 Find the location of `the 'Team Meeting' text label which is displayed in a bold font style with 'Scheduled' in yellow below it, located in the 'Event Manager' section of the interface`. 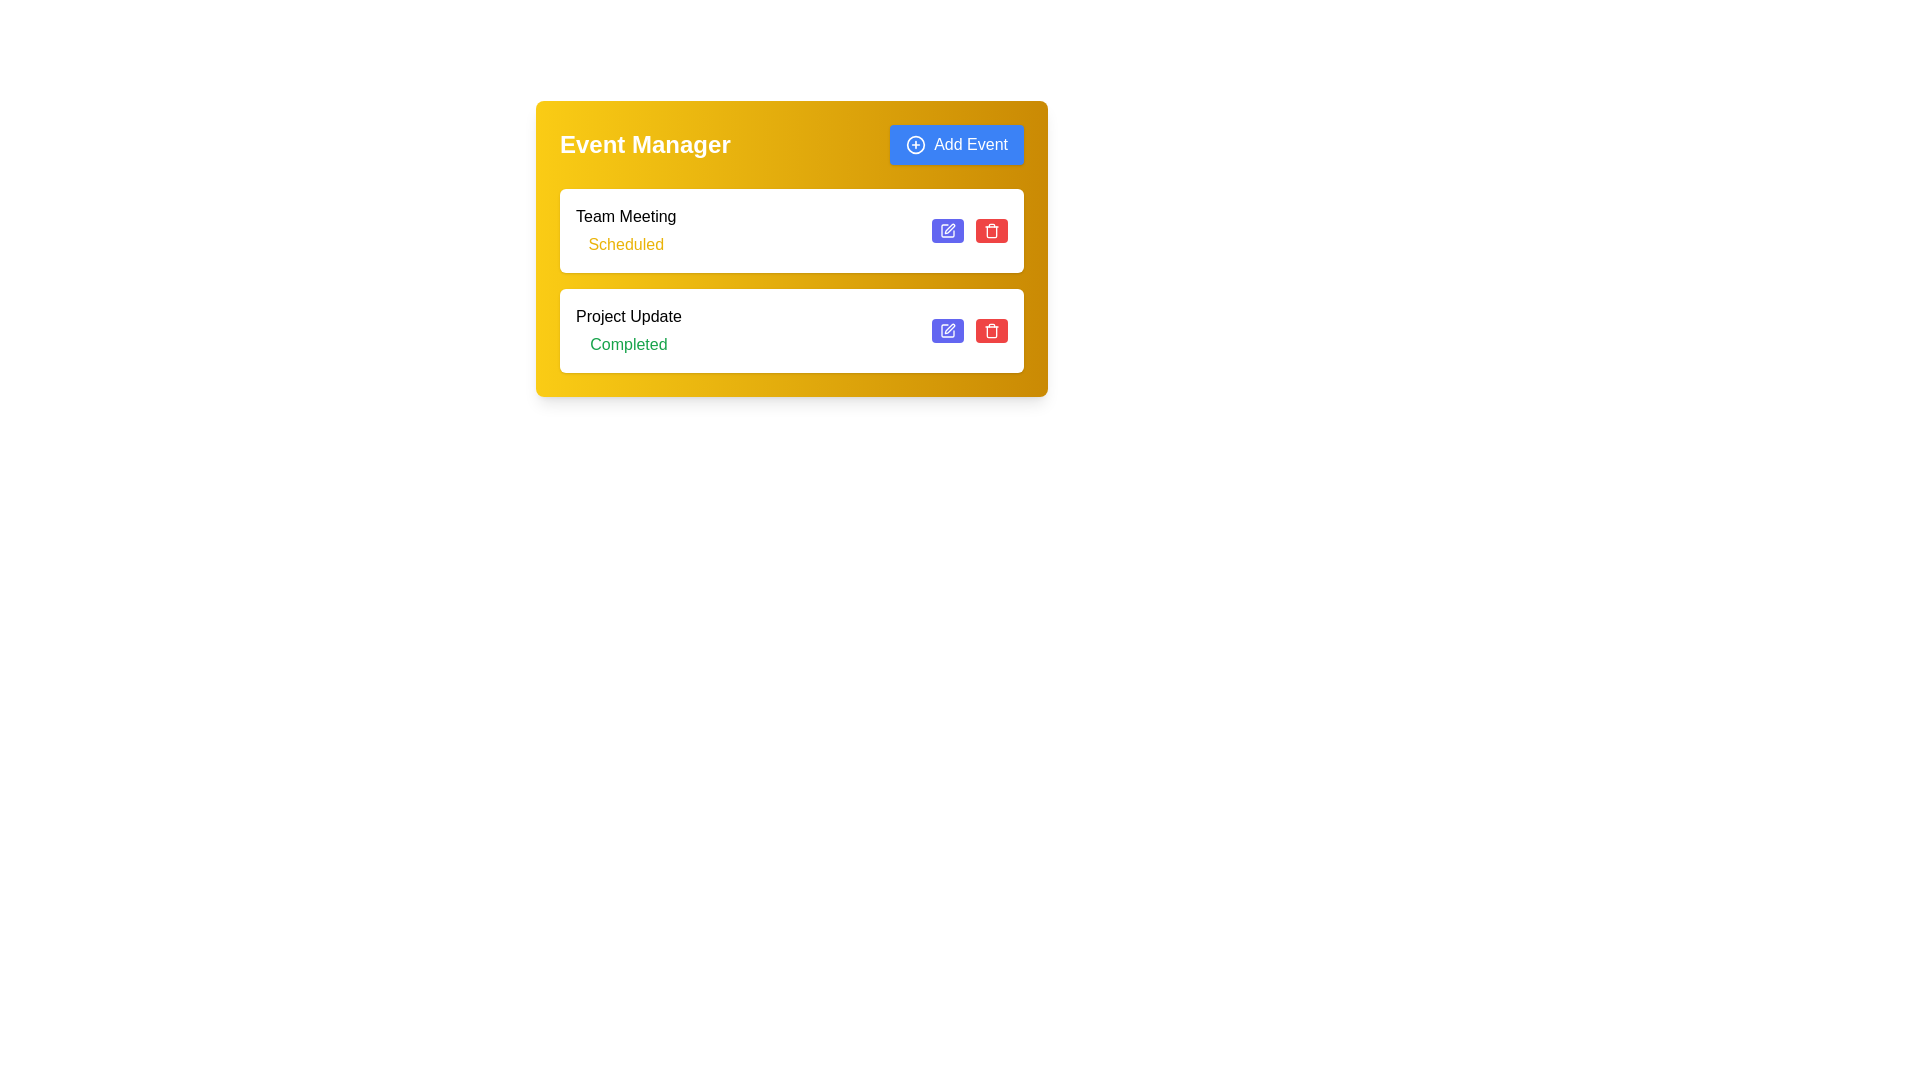

the 'Team Meeting' text label which is displayed in a bold font style with 'Scheduled' in yellow below it, located in the 'Event Manager' section of the interface is located at coordinates (625, 230).